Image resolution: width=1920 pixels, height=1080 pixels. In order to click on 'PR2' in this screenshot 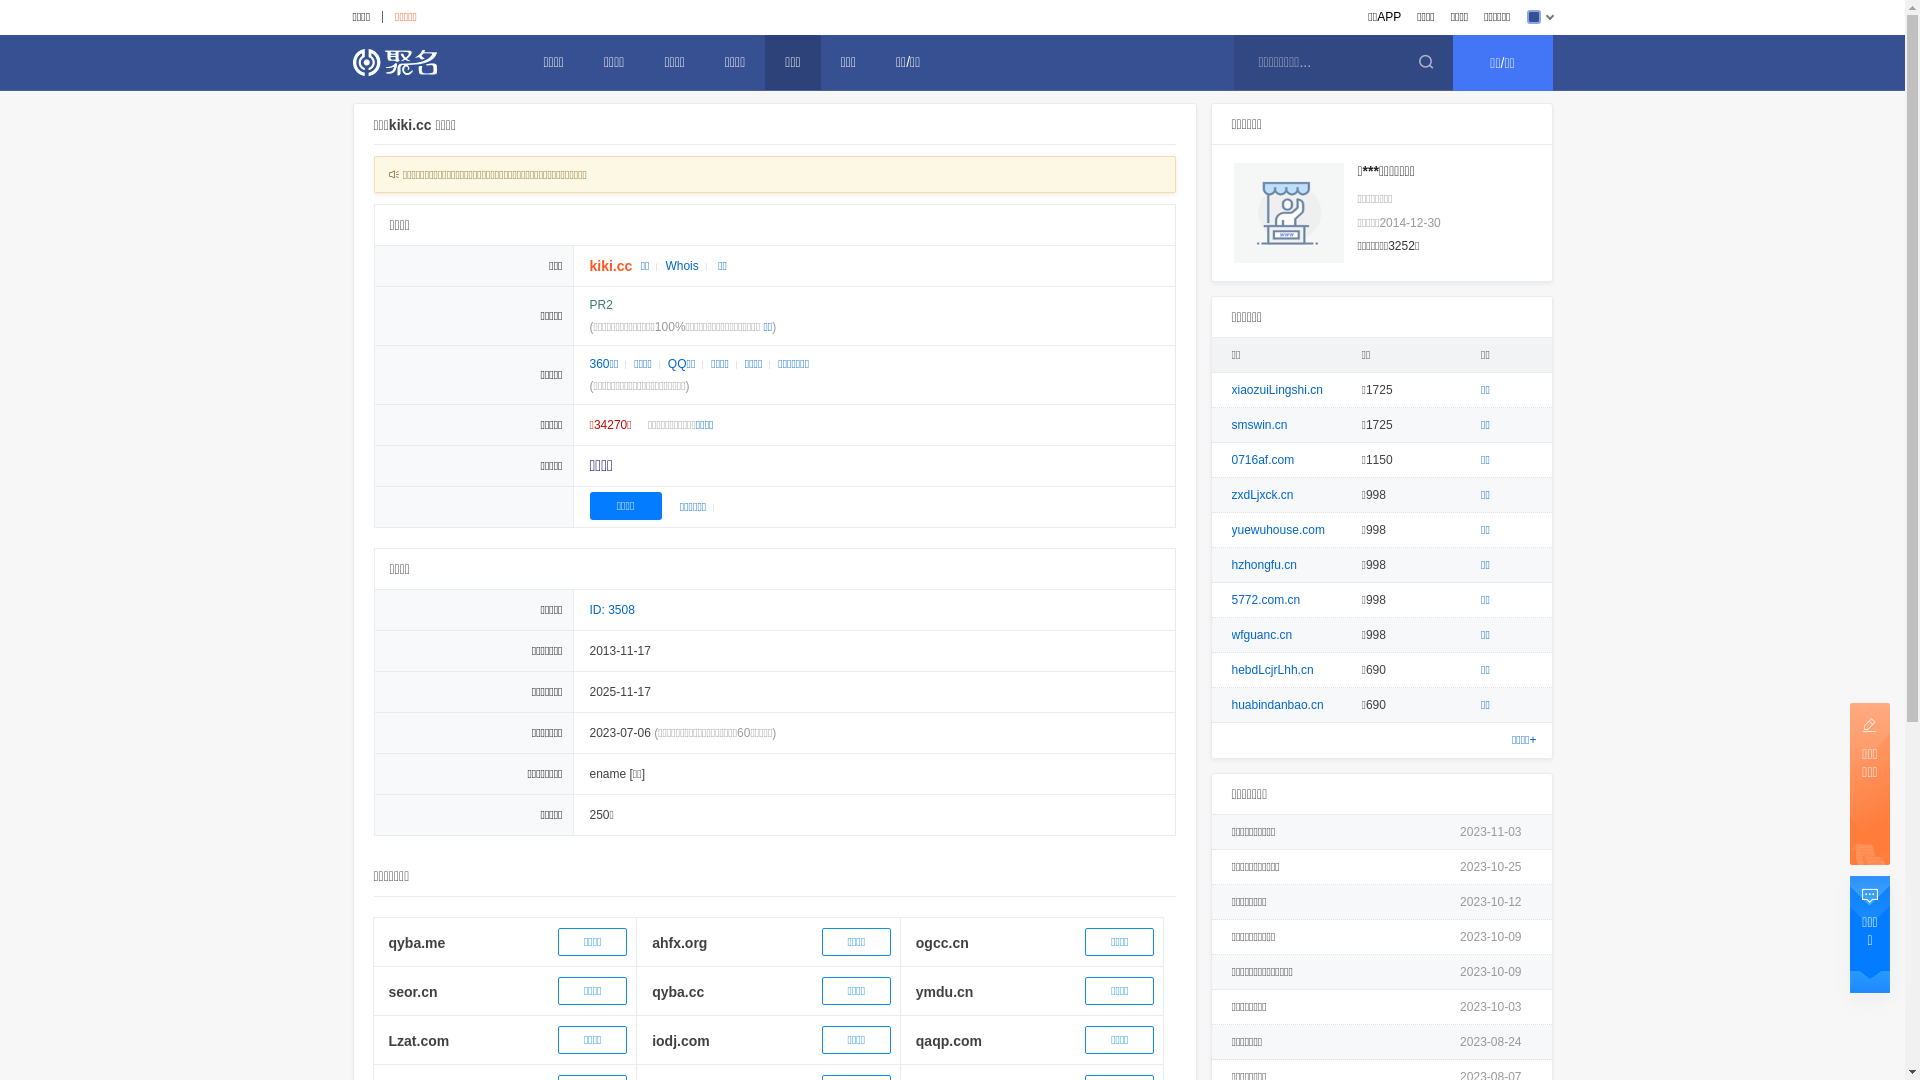, I will do `click(589, 304)`.